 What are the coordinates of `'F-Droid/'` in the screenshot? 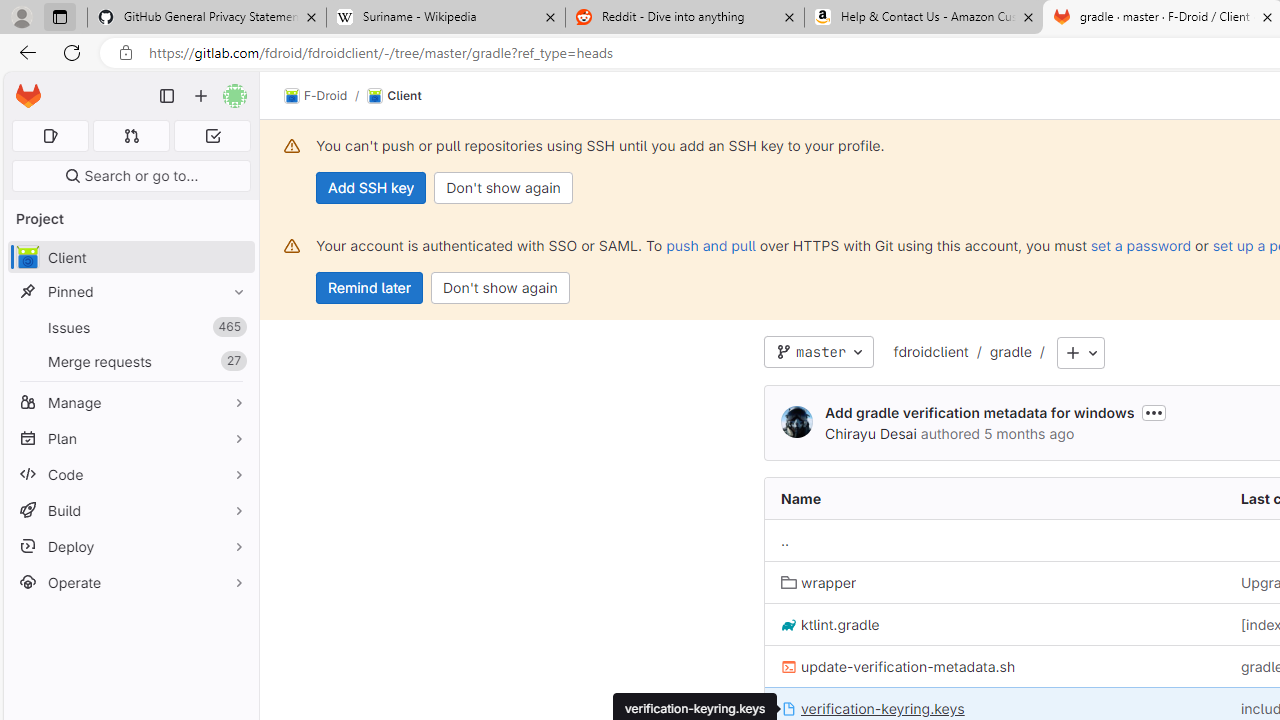 It's located at (326, 96).